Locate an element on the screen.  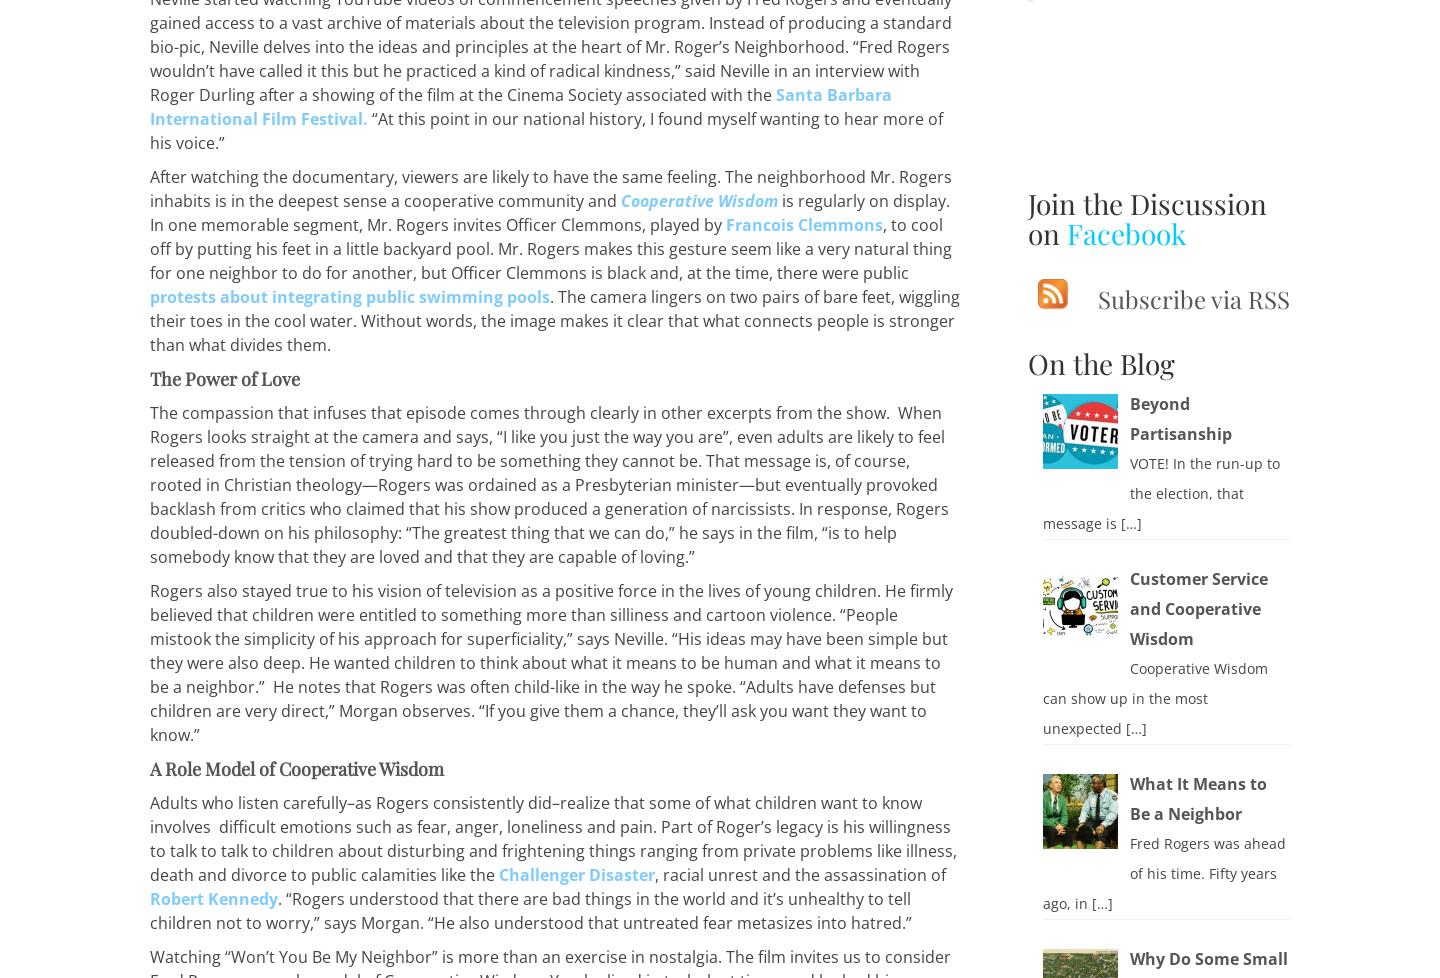
'protests about integrating public swimming pools' is located at coordinates (350, 296).